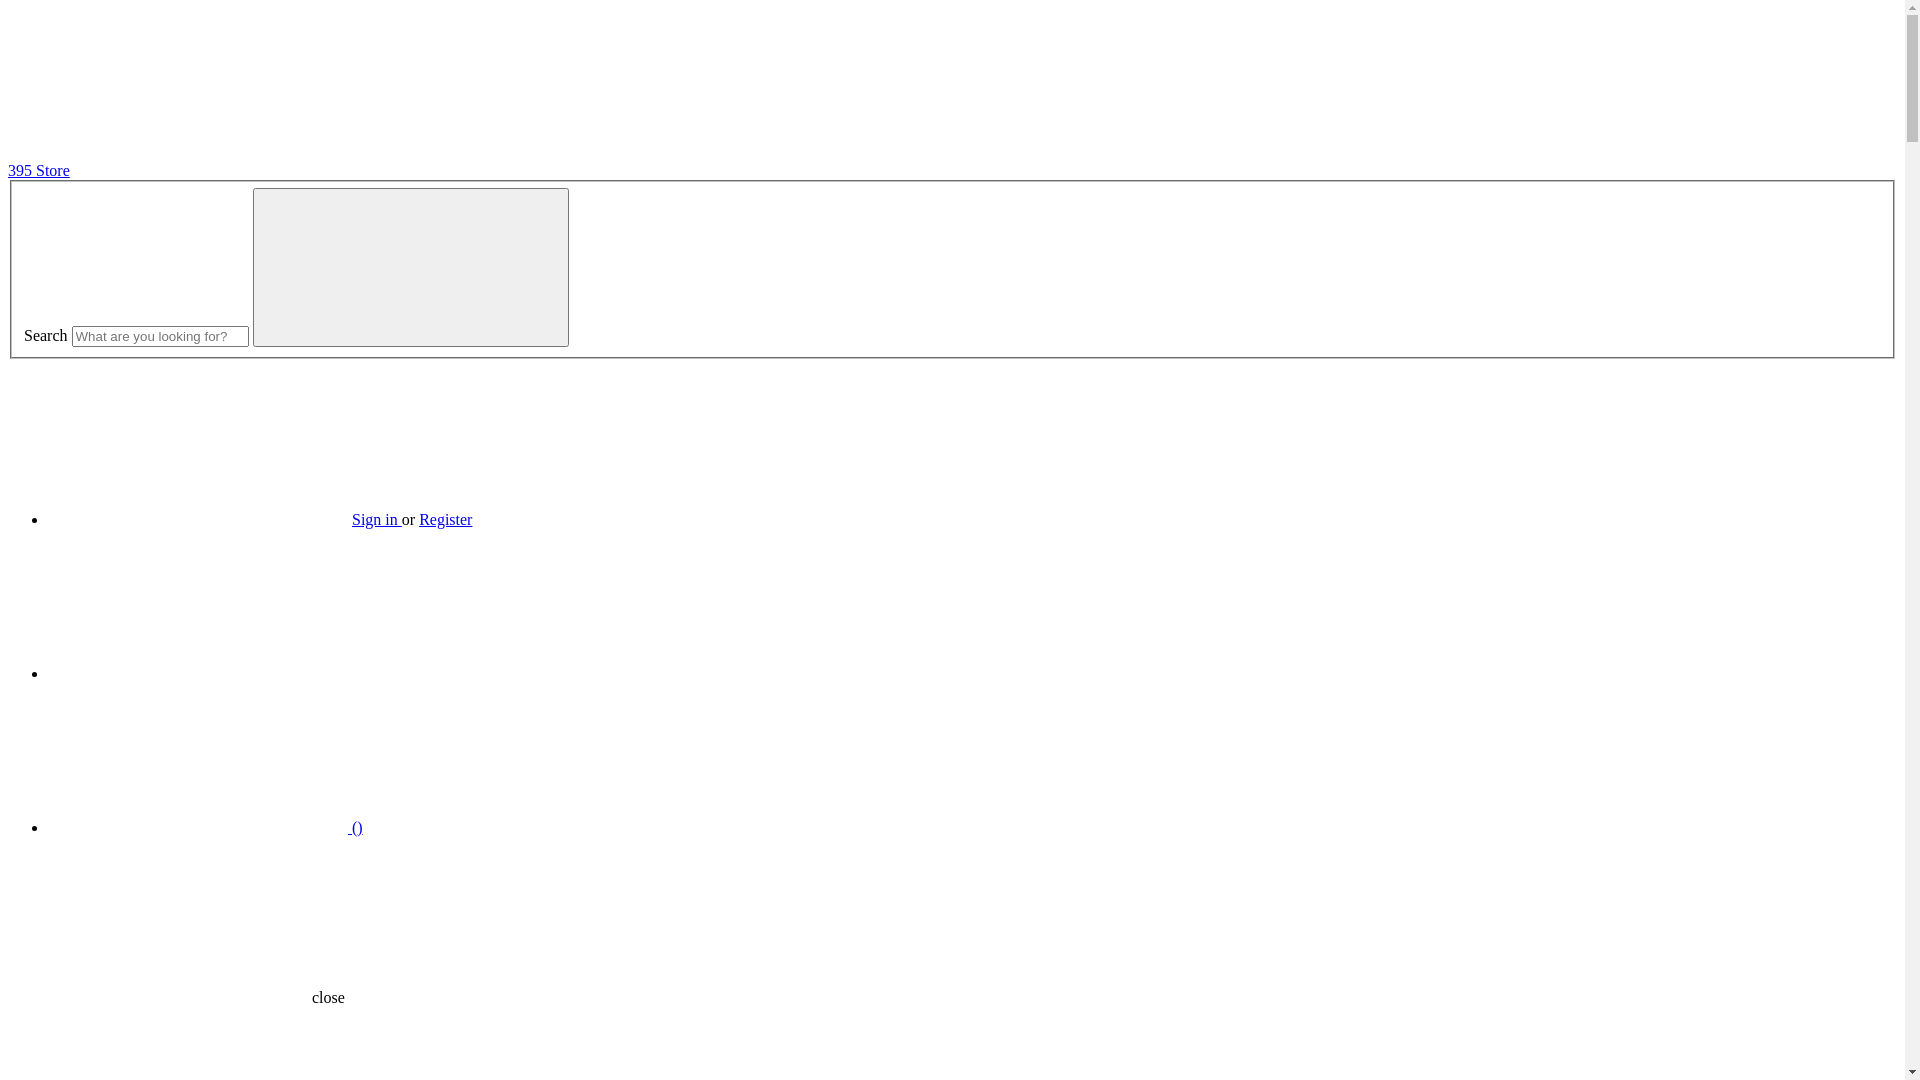 The height and width of the screenshot is (1080, 1920). I want to click on 'Register', so click(417, 518).